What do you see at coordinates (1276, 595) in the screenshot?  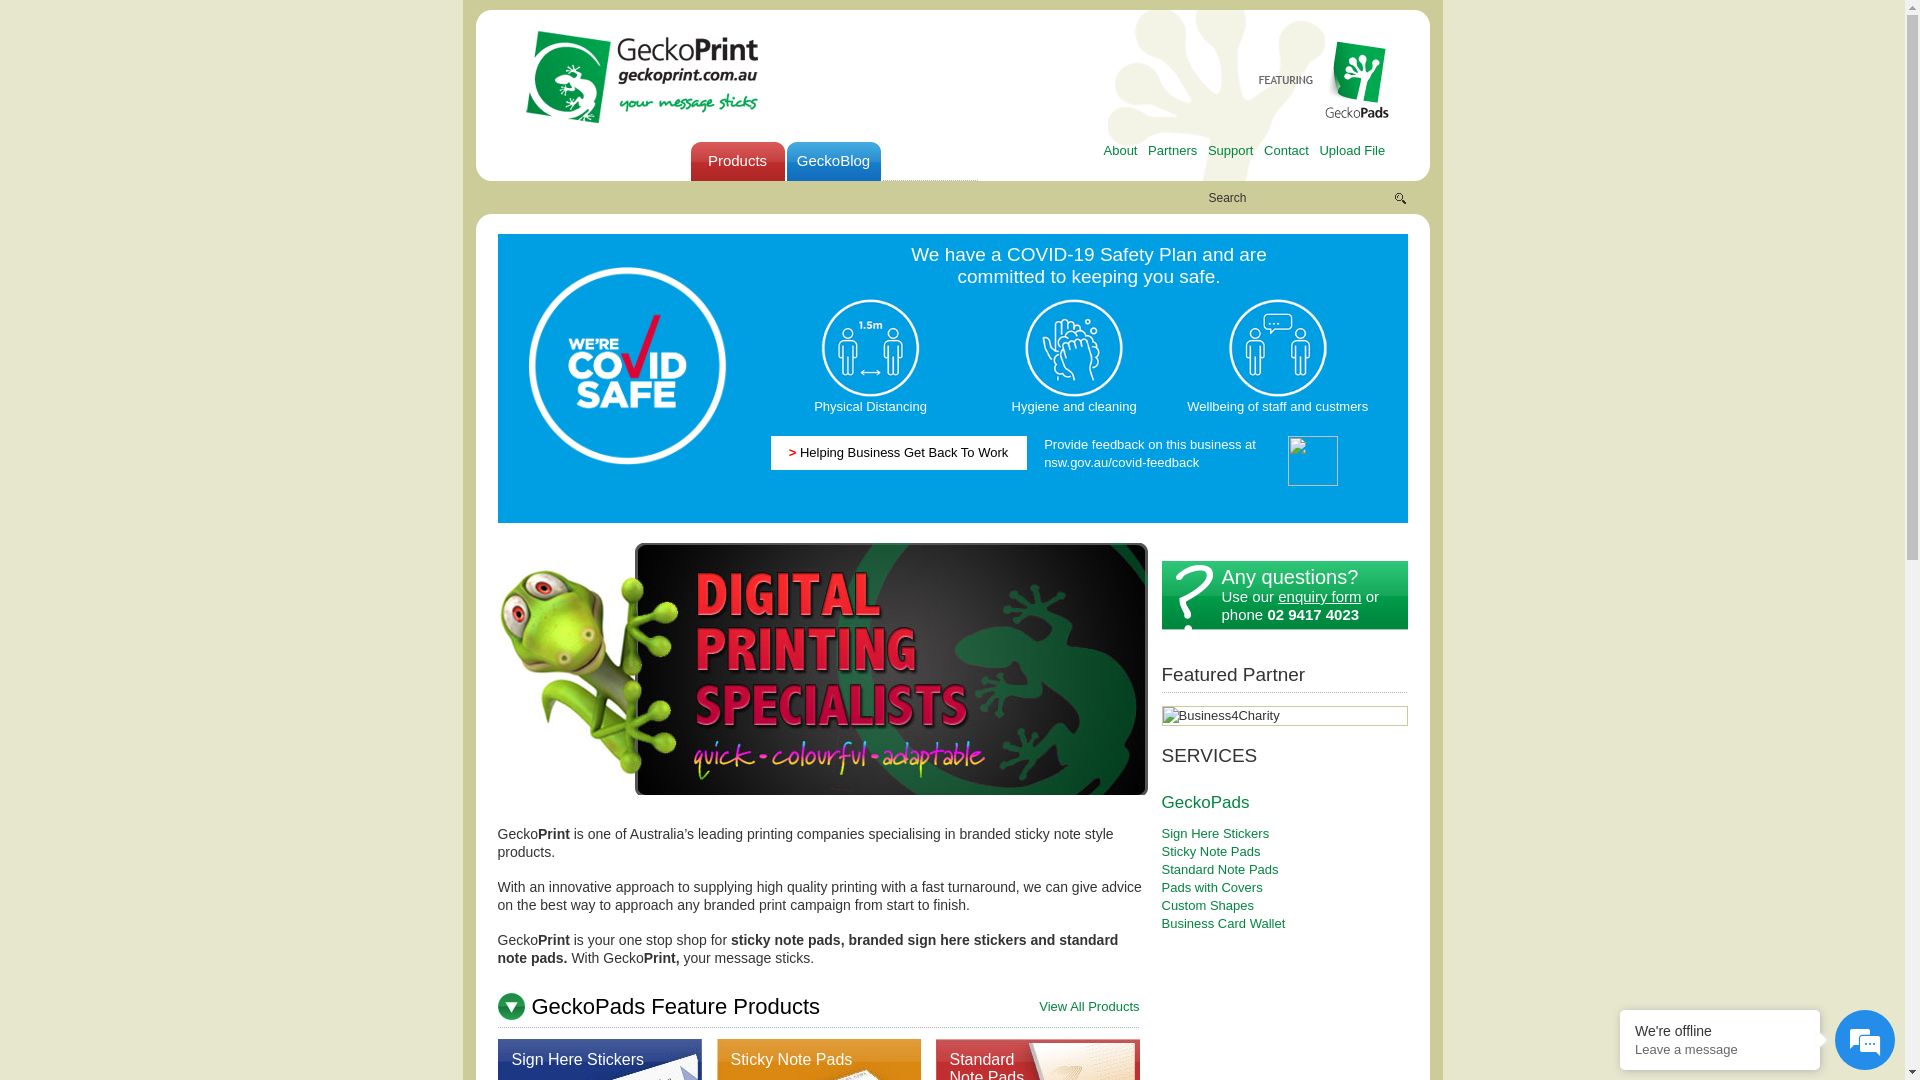 I see `'enquiry form'` at bounding box center [1276, 595].